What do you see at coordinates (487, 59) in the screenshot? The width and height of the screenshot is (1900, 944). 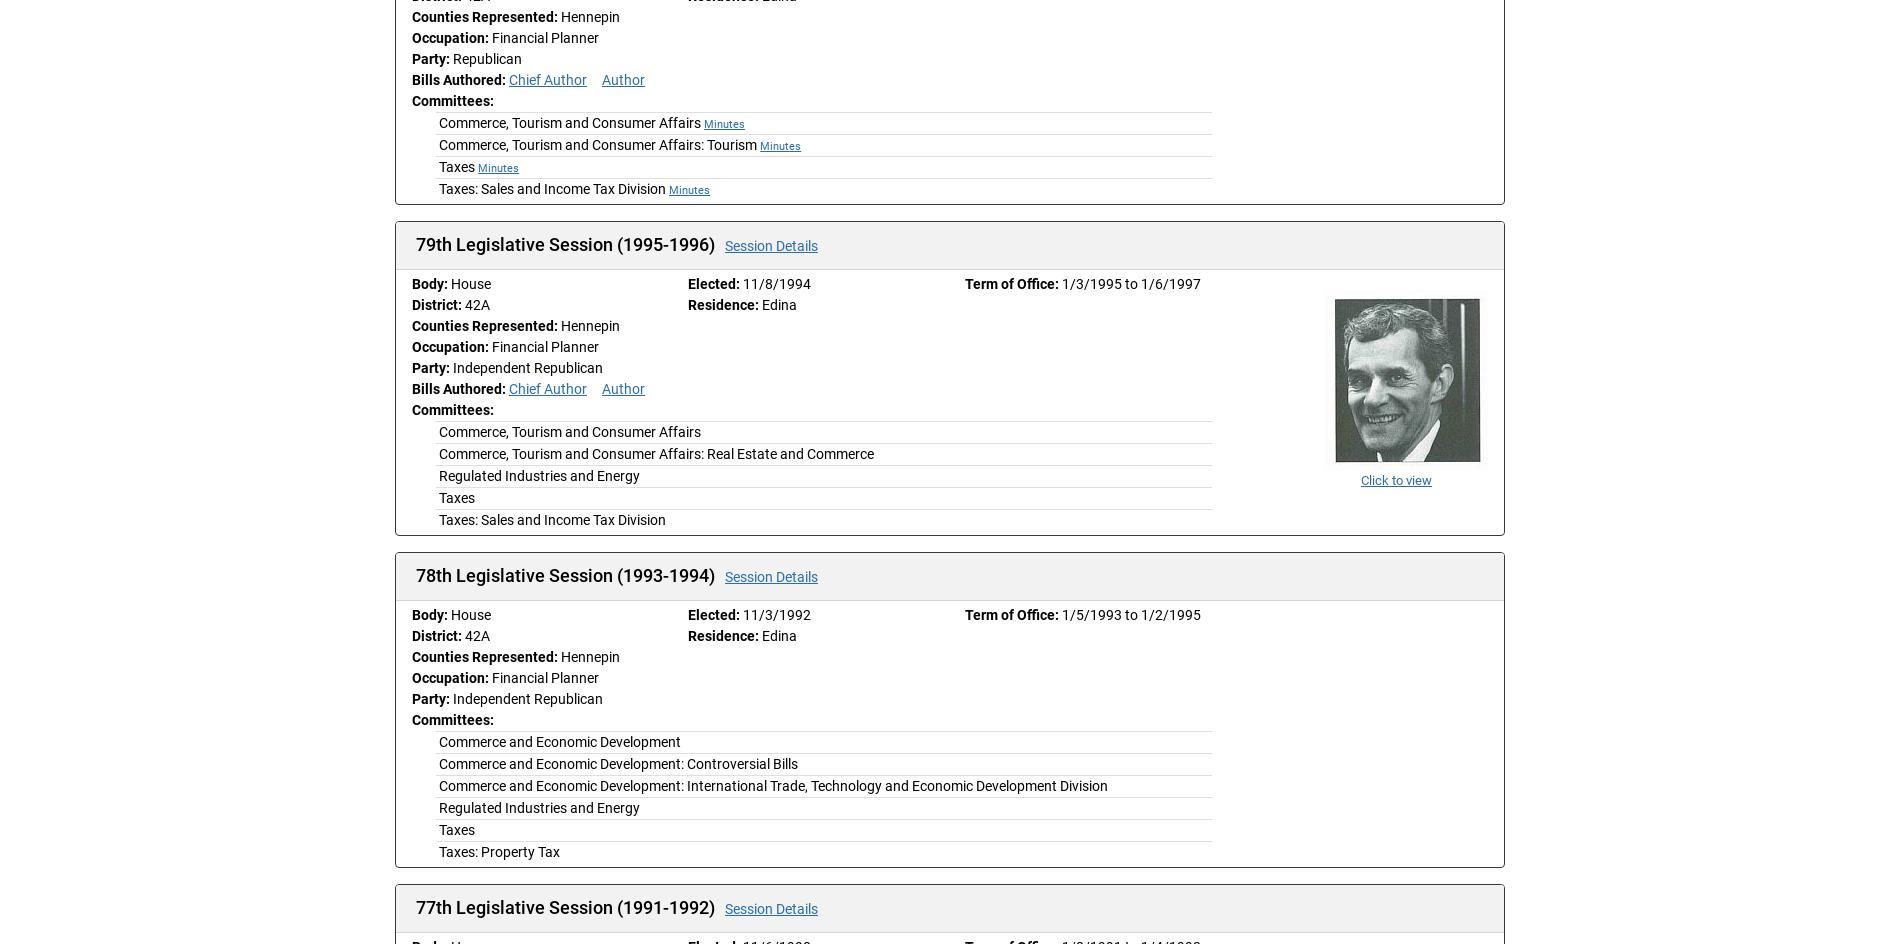 I see `'Republican'` at bounding box center [487, 59].